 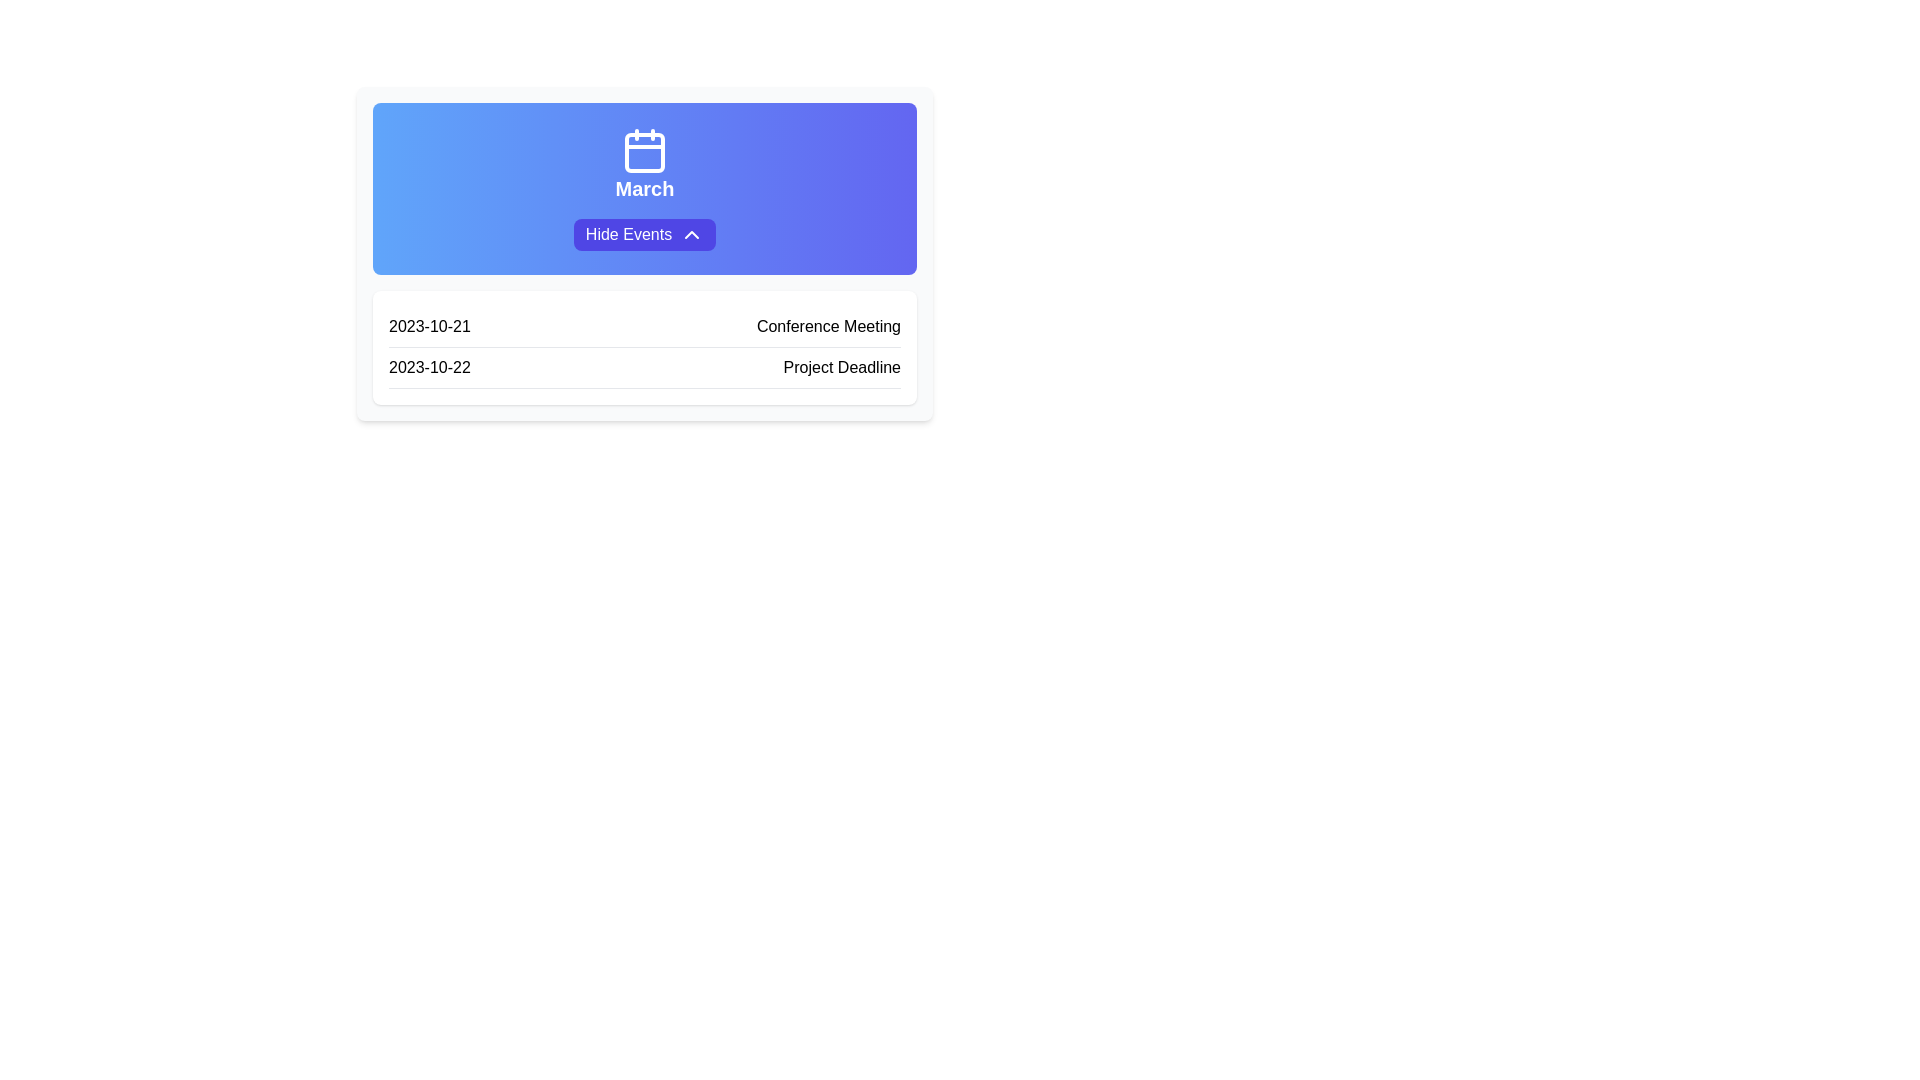 What do you see at coordinates (828, 326) in the screenshot?
I see `the Text Display Element that describes the event 'Conference Meeting', located to the right of '2023-10-21'` at bounding box center [828, 326].